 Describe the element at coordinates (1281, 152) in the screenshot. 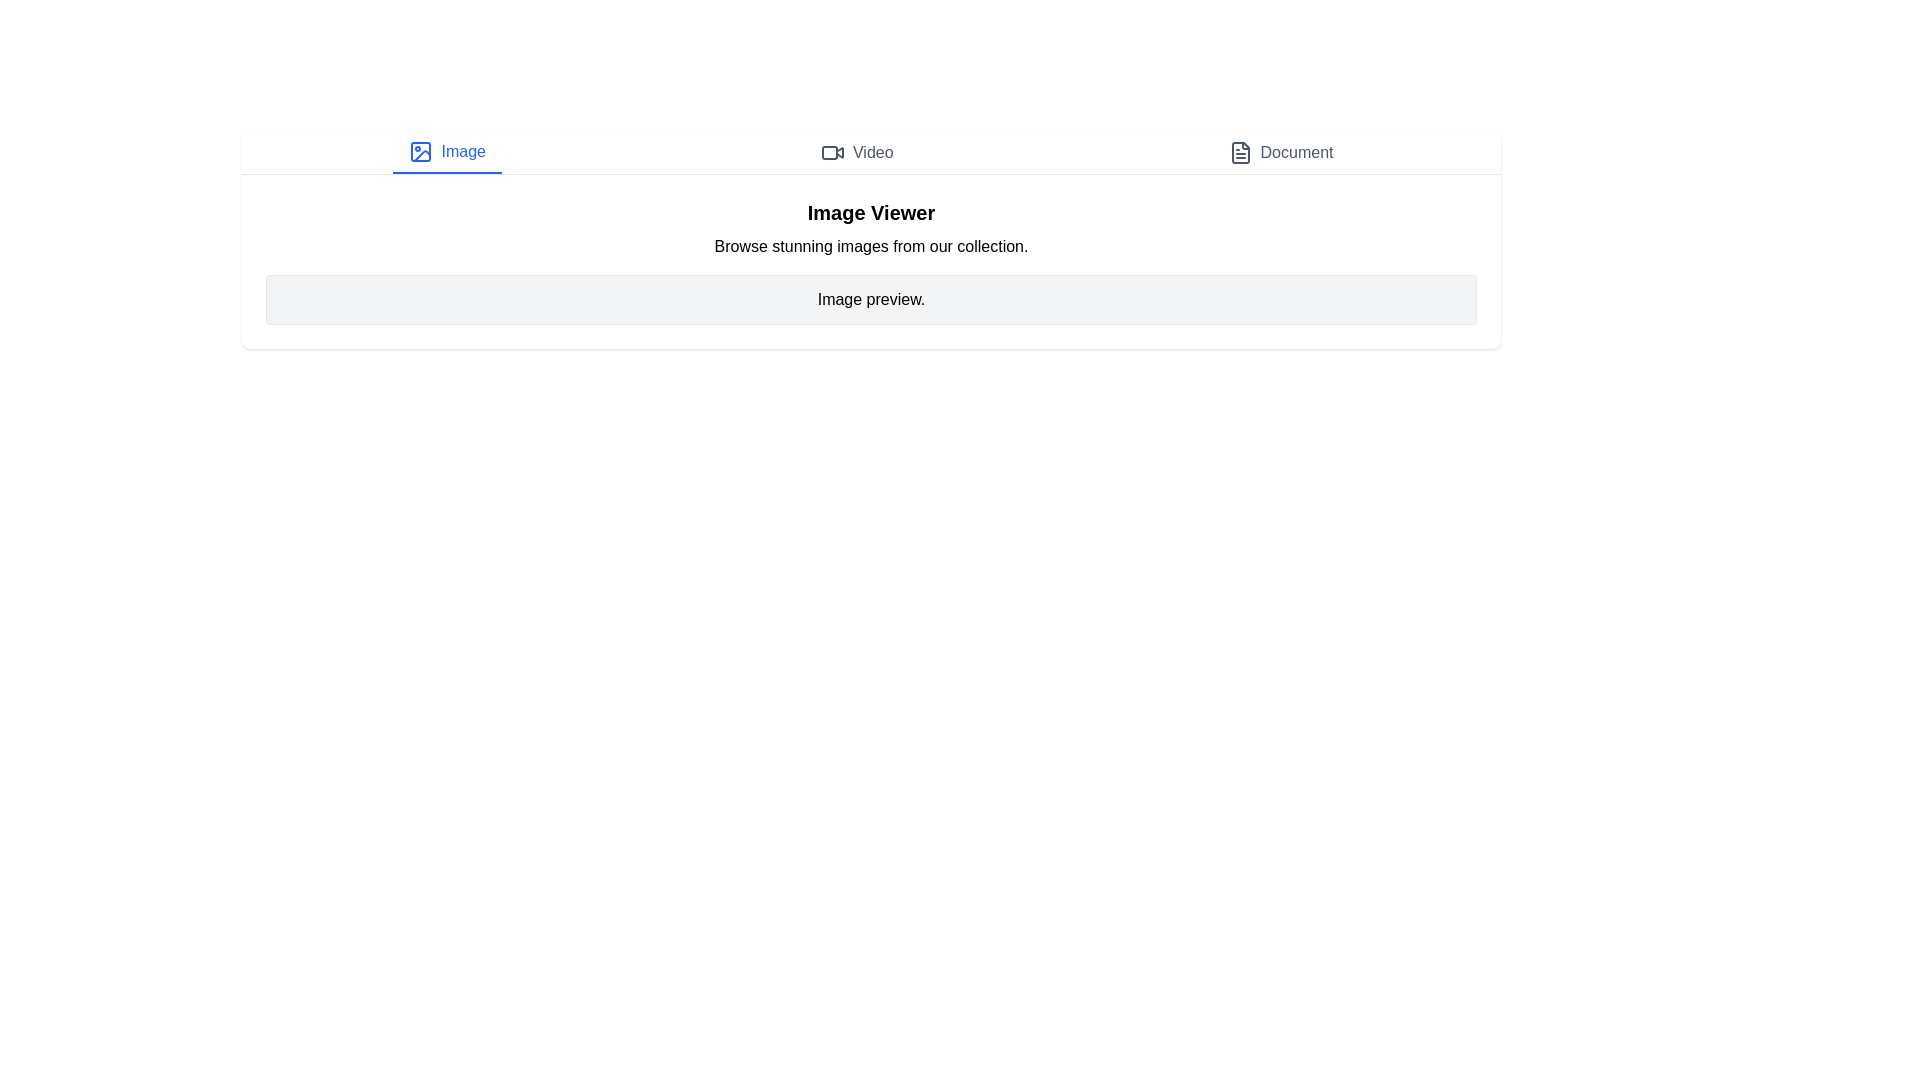

I see `the Document tab by clicking on it` at that location.